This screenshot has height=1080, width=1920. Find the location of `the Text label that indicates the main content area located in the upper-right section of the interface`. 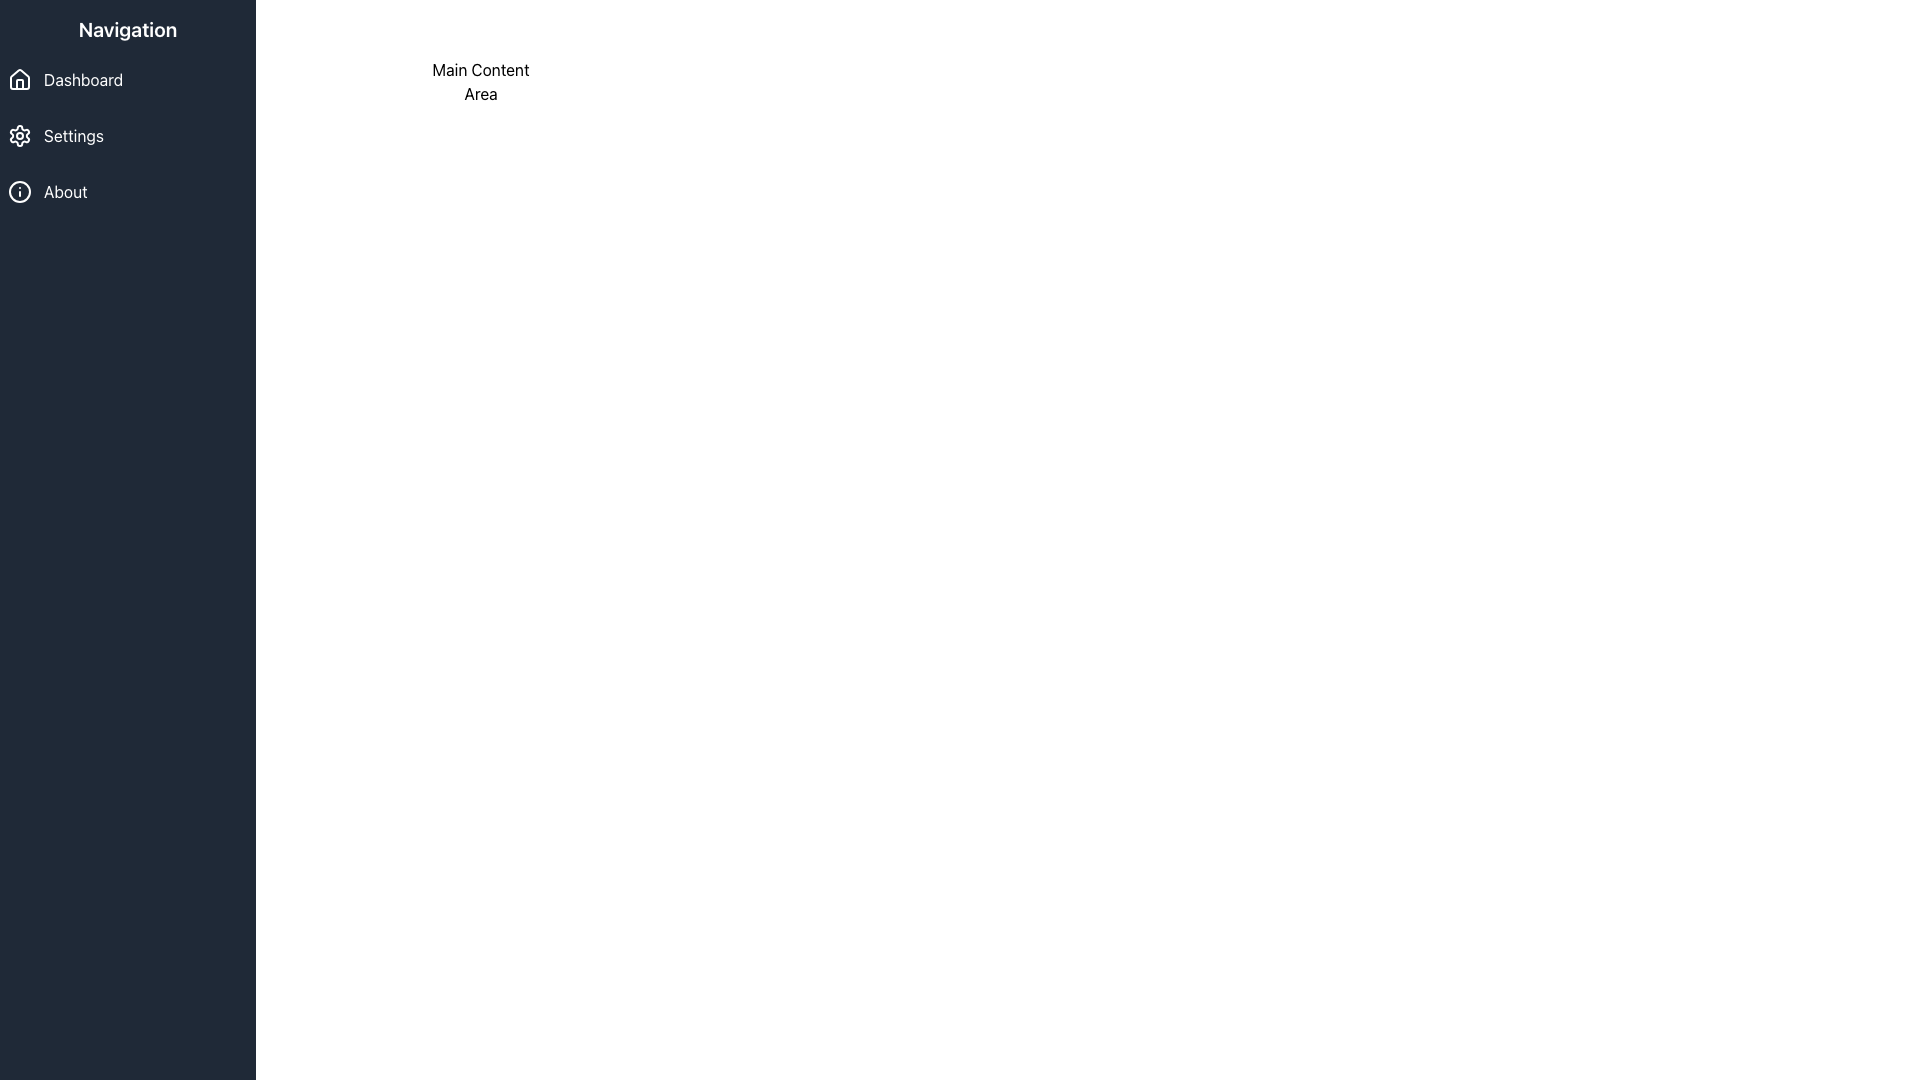

the Text label that indicates the main content area located in the upper-right section of the interface is located at coordinates (480, 80).